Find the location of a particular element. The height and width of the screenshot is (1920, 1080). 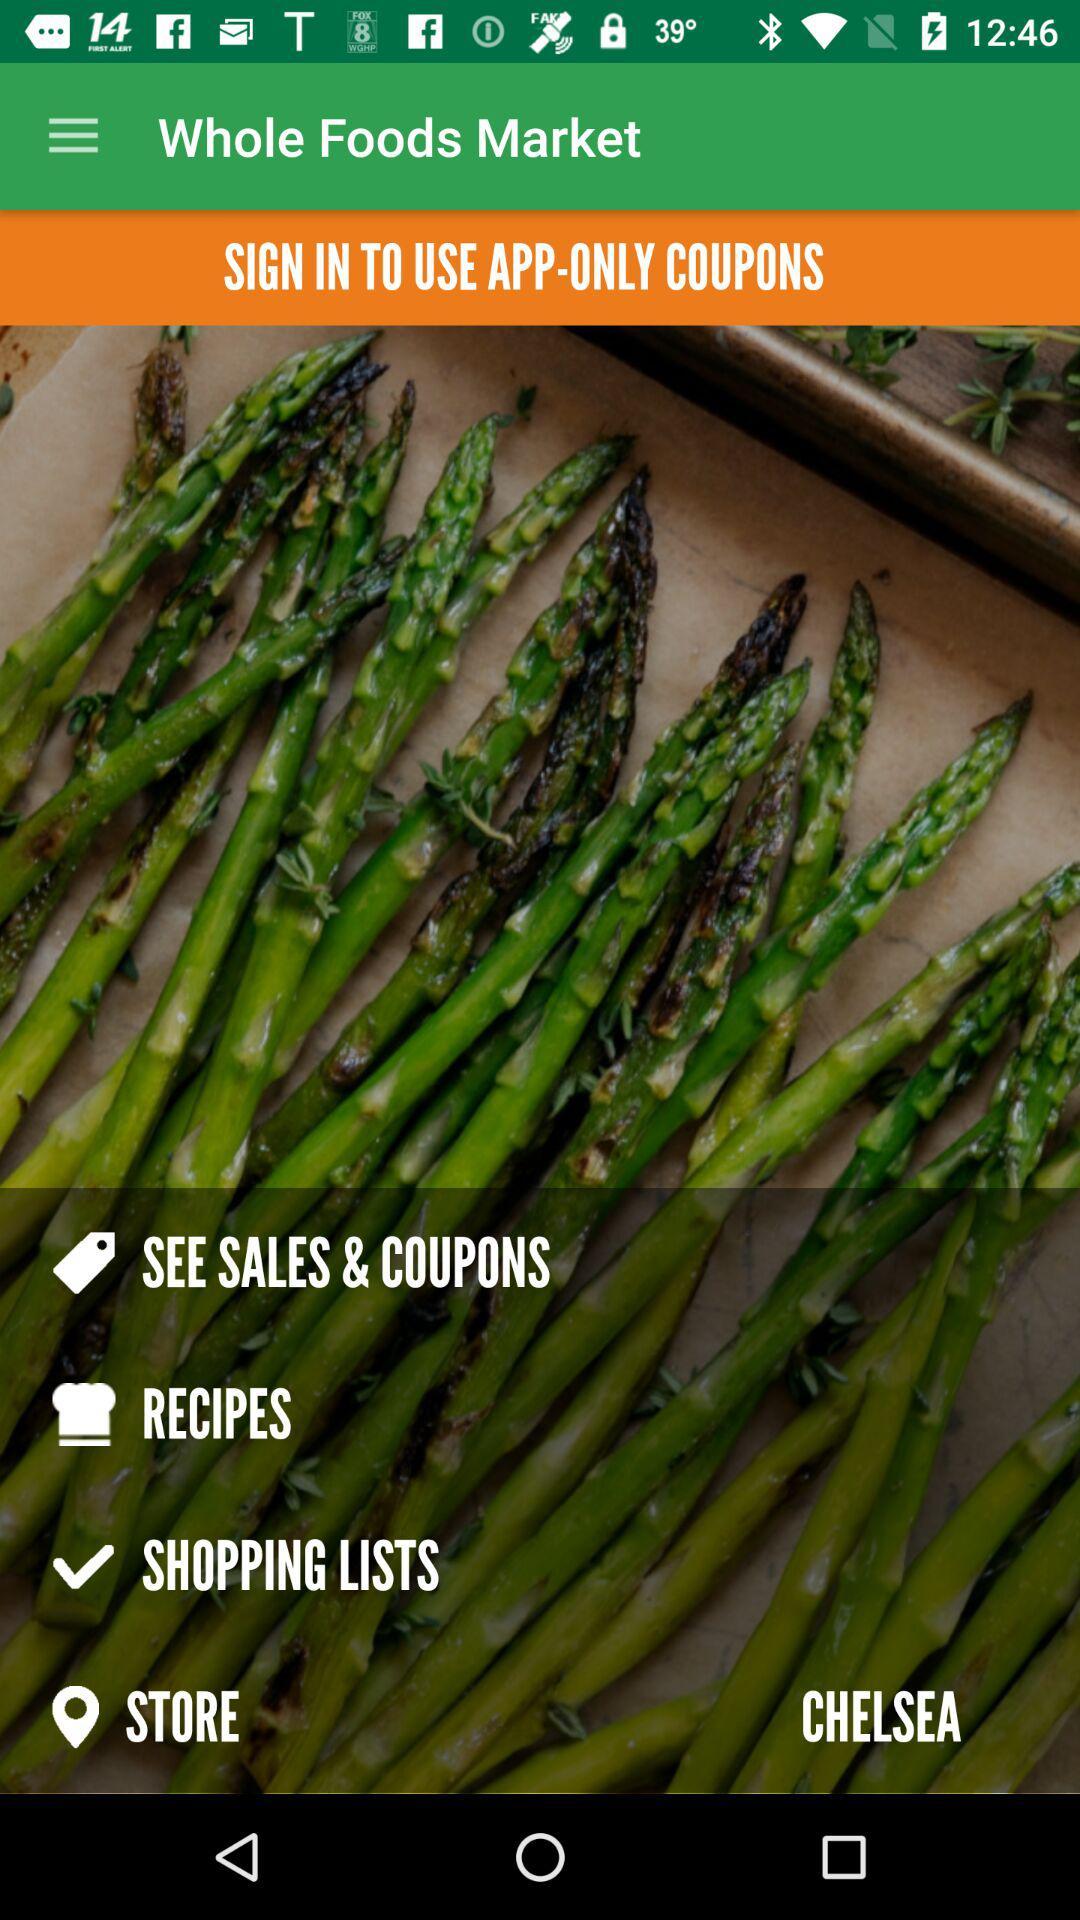

the icon above the see sales & coupons item is located at coordinates (522, 266).